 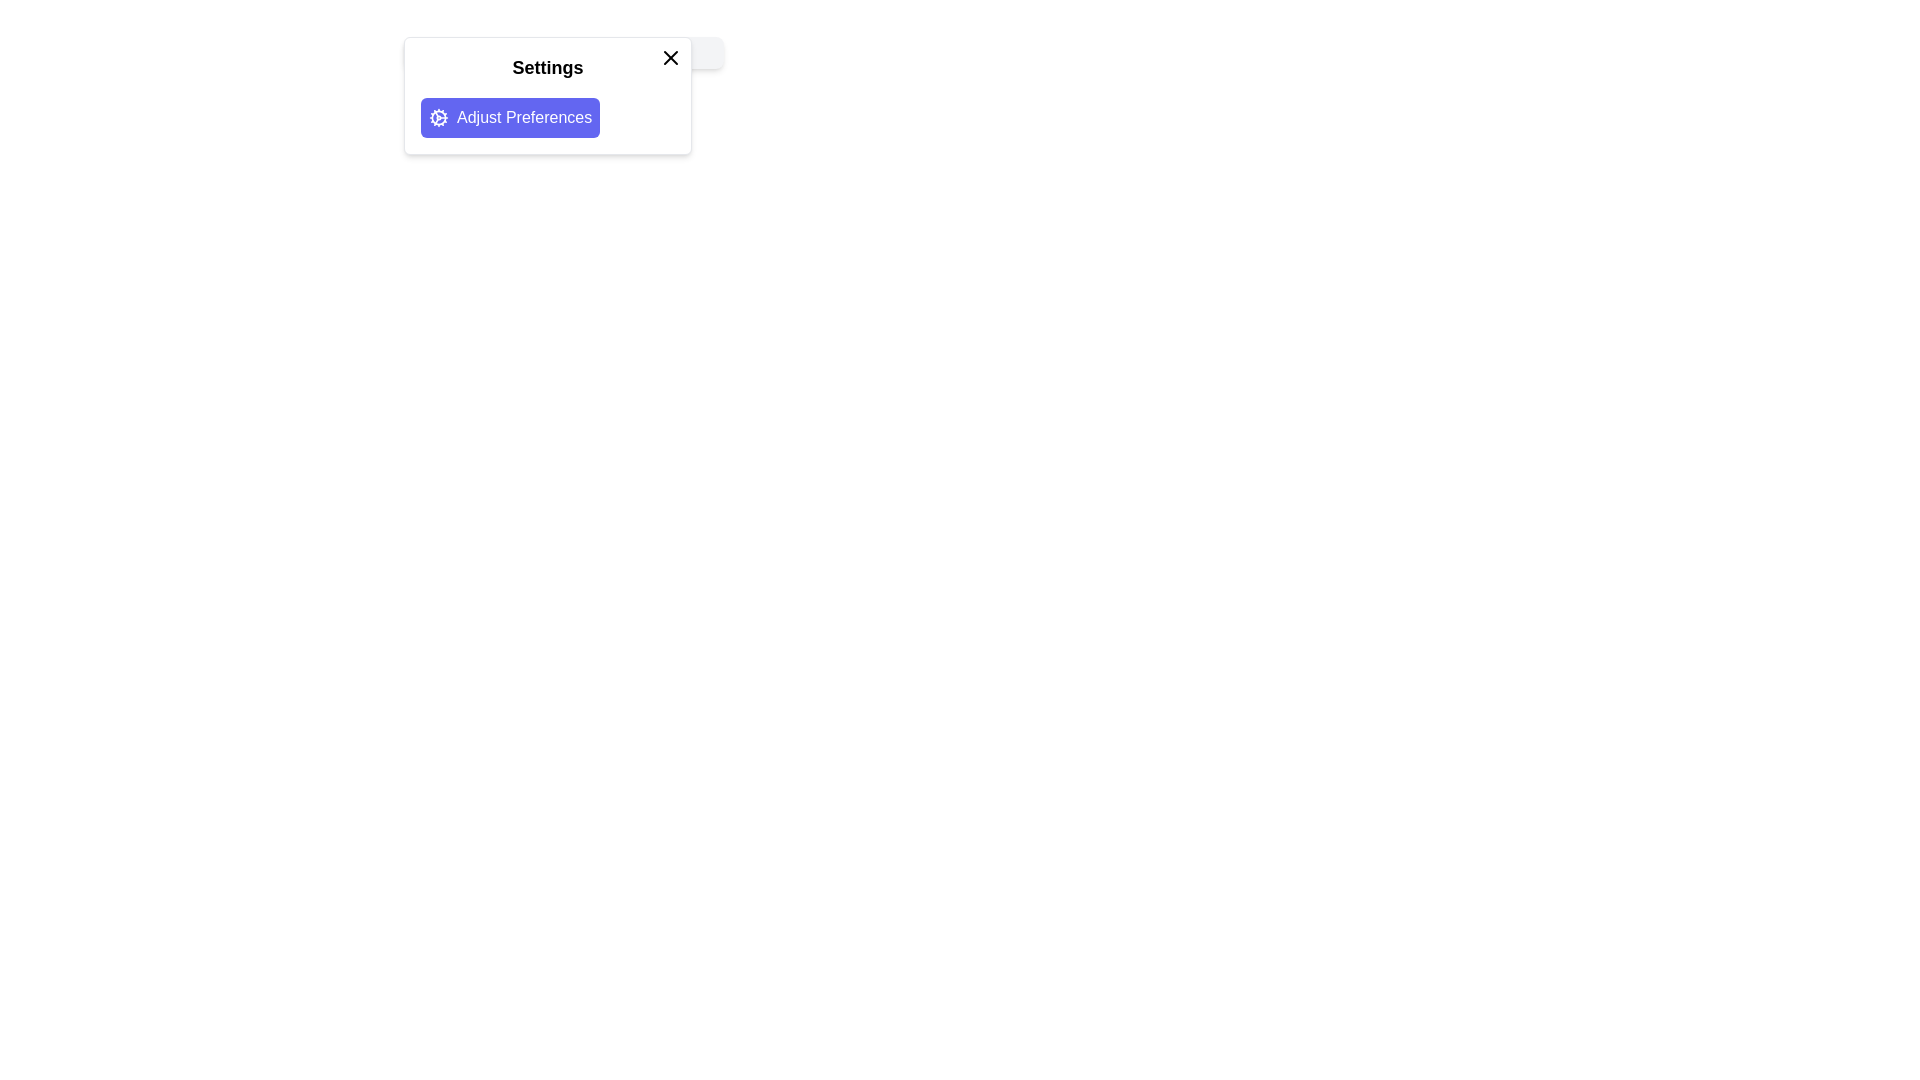 I want to click on the settings button located centrally within the modal titled 'Settings' to possibly see a description, so click(x=510, y=118).